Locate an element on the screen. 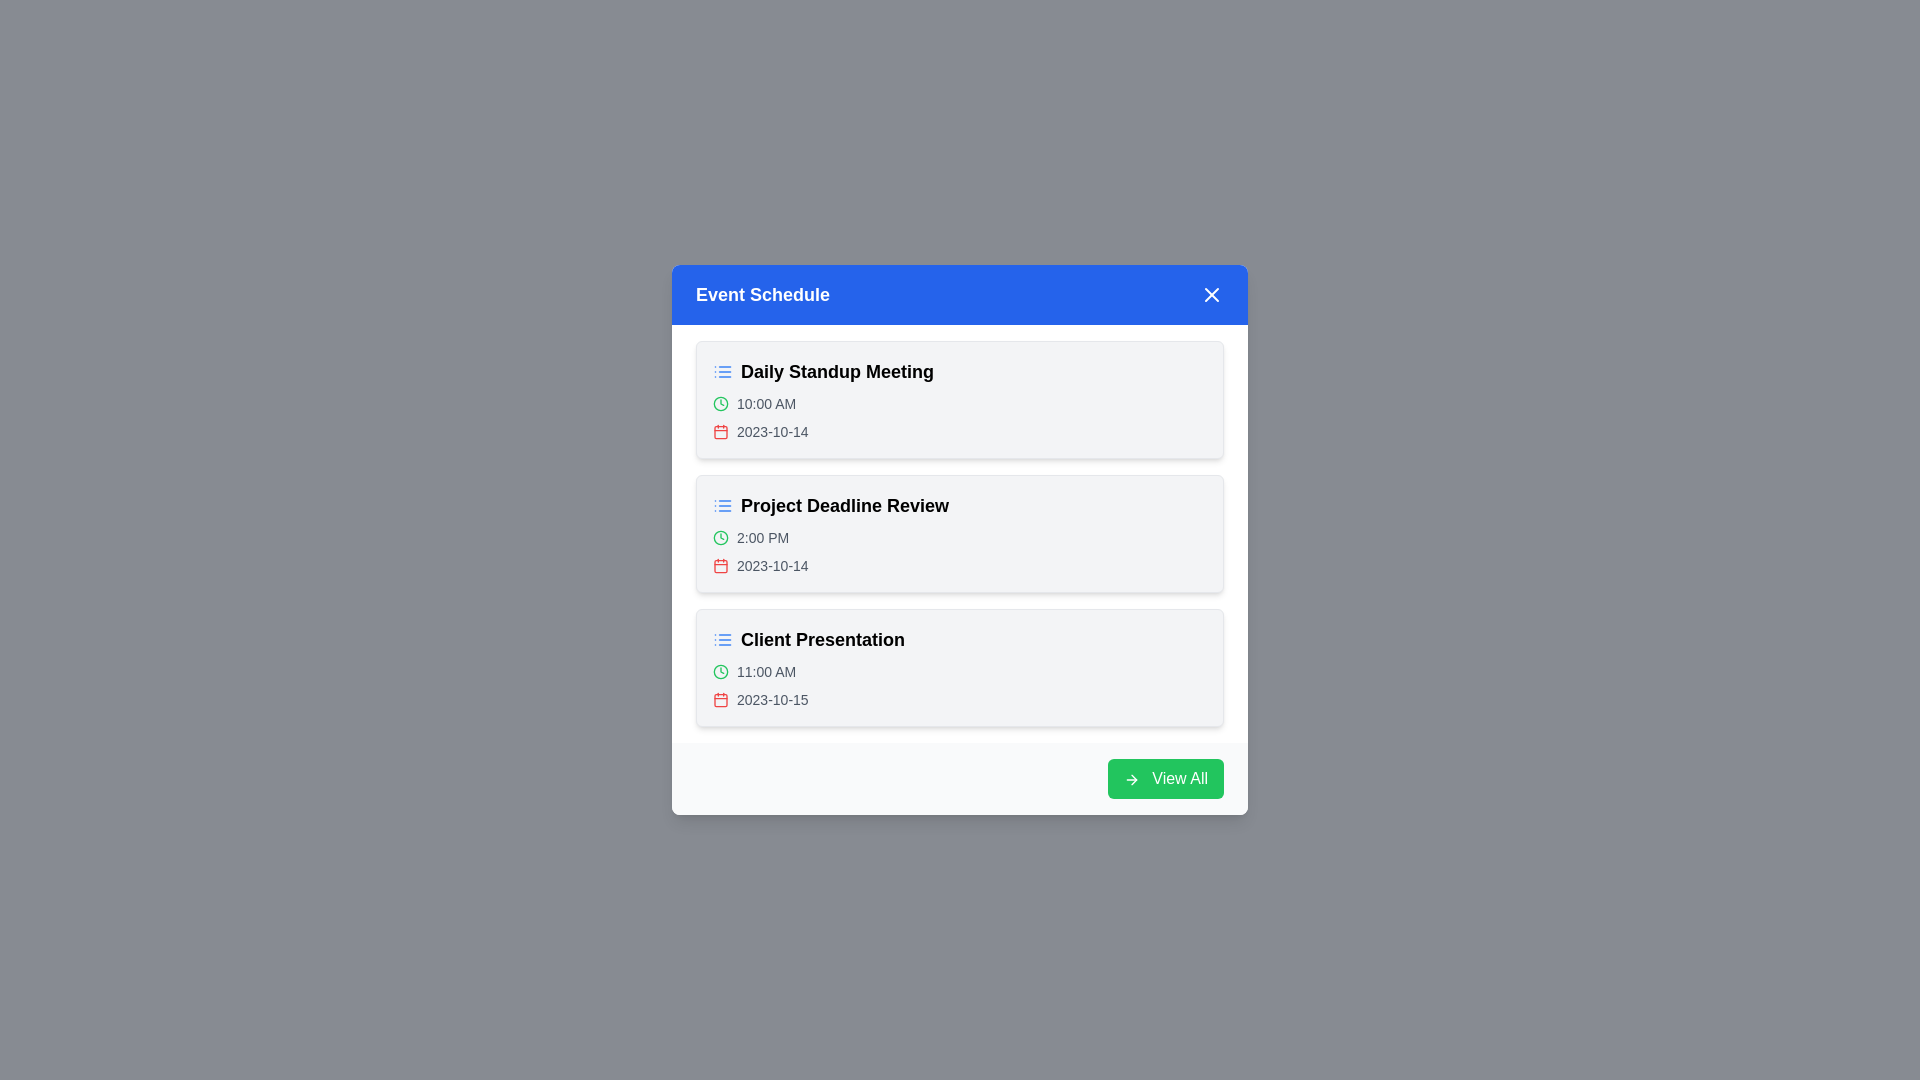 The image size is (1920, 1080). the circular icon element with a green border and white fill, part of the 'Project Deadline Review' section in the event list is located at coordinates (720, 404).